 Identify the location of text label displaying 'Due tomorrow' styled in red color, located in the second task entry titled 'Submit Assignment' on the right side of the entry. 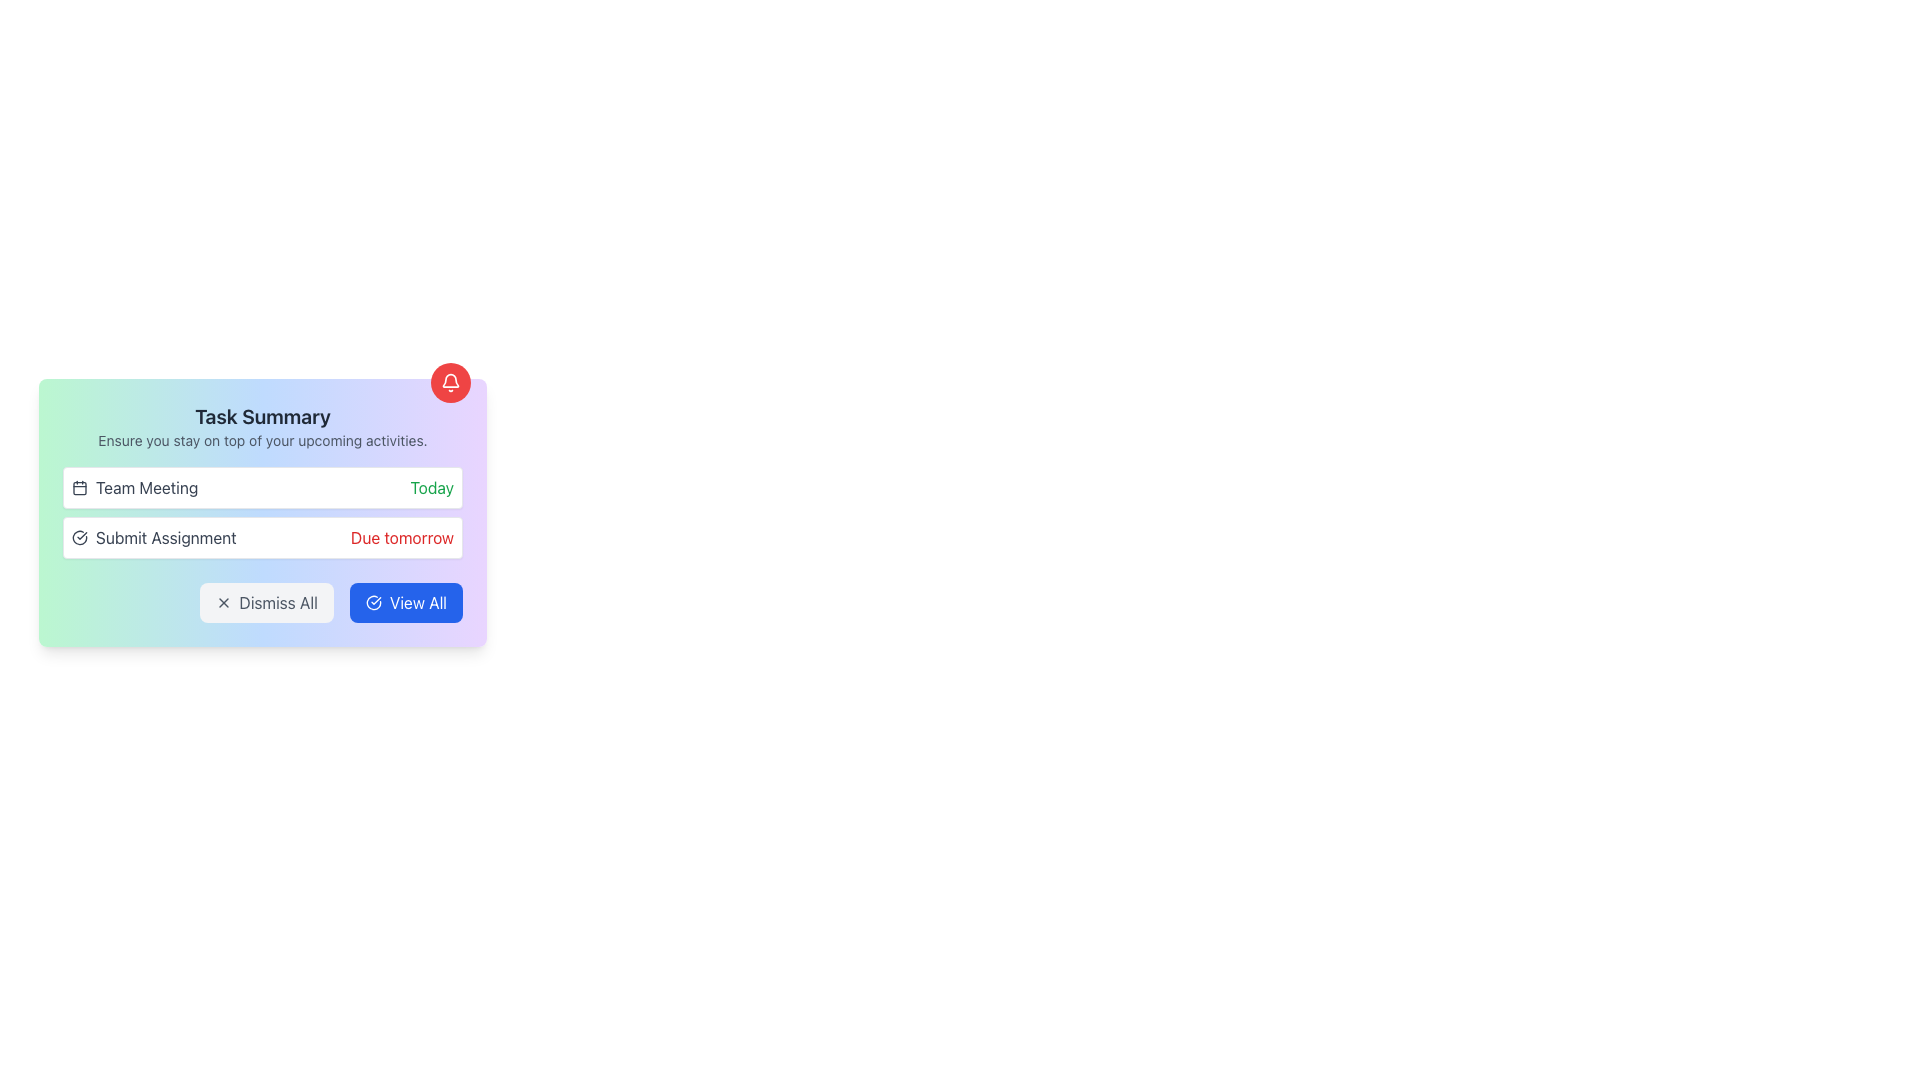
(401, 536).